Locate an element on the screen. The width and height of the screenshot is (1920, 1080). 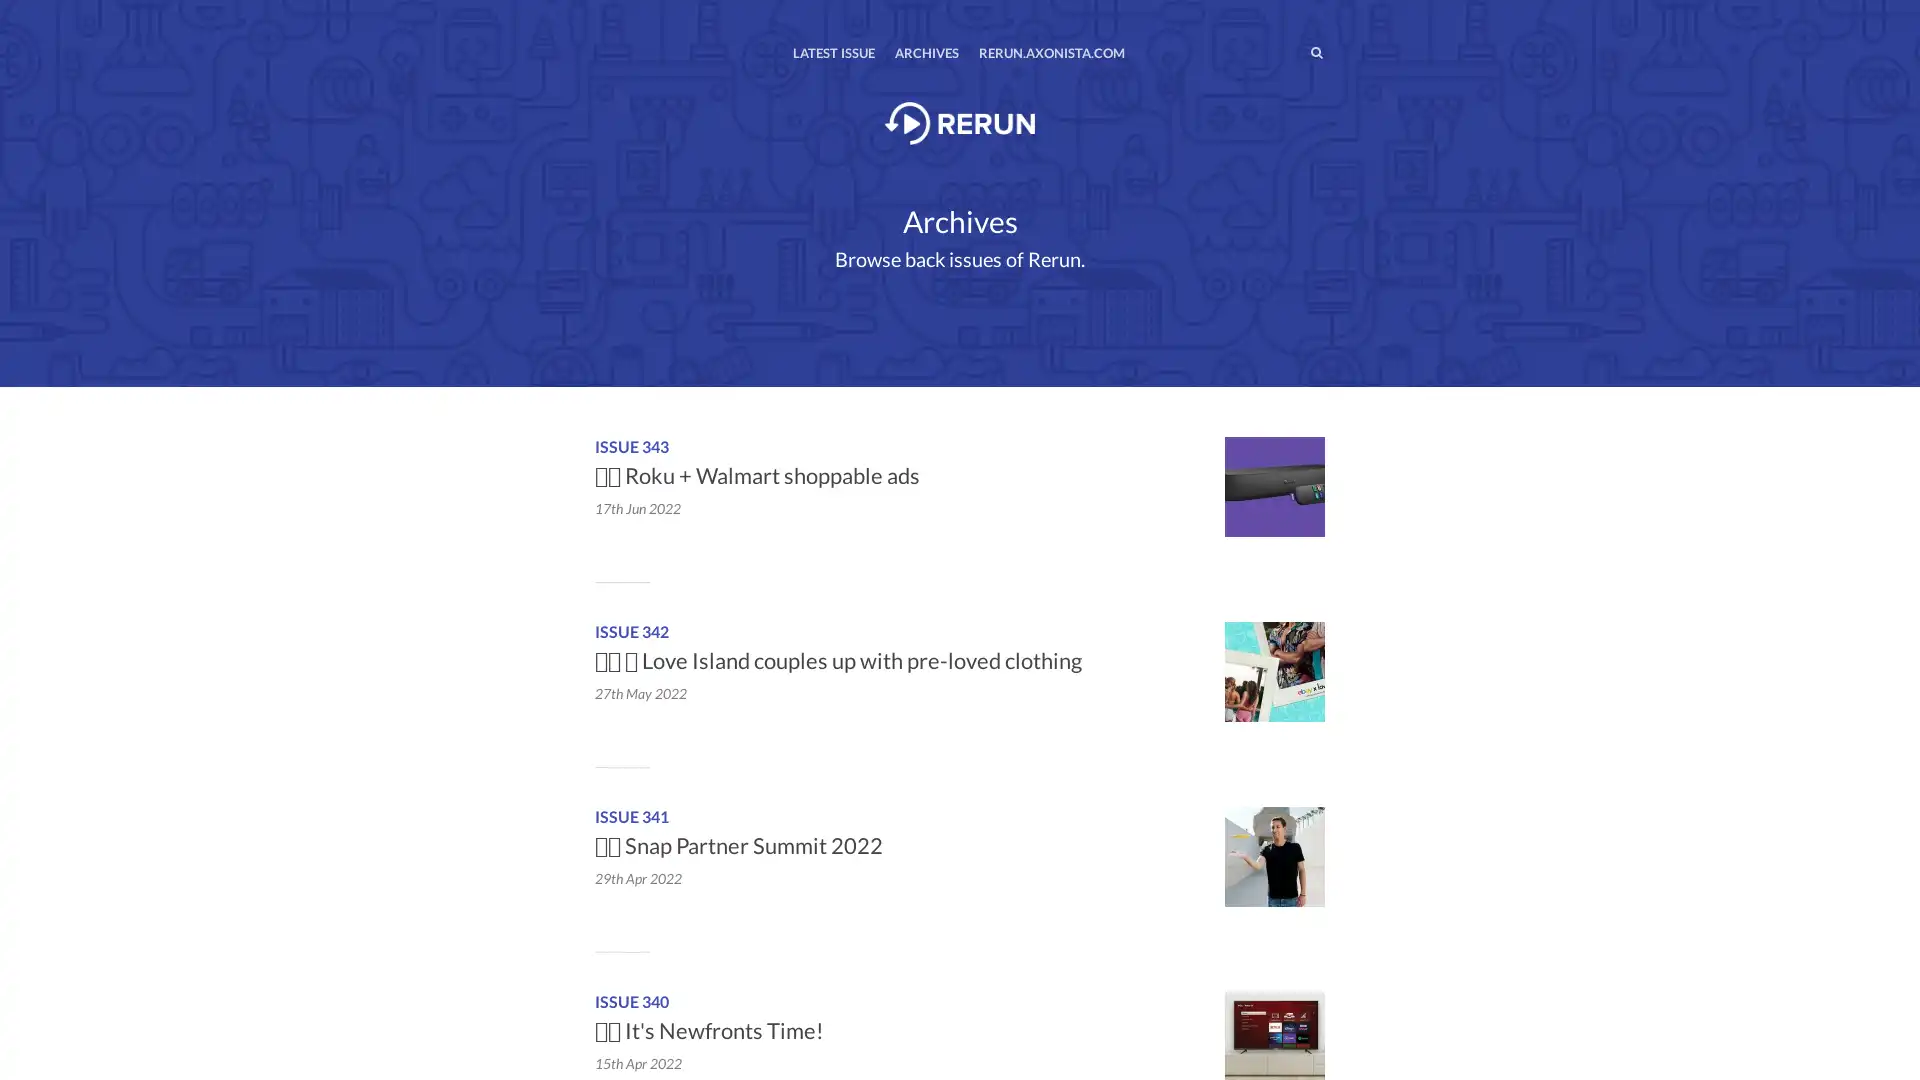
SEARCH is located at coordinates (1274, 51).